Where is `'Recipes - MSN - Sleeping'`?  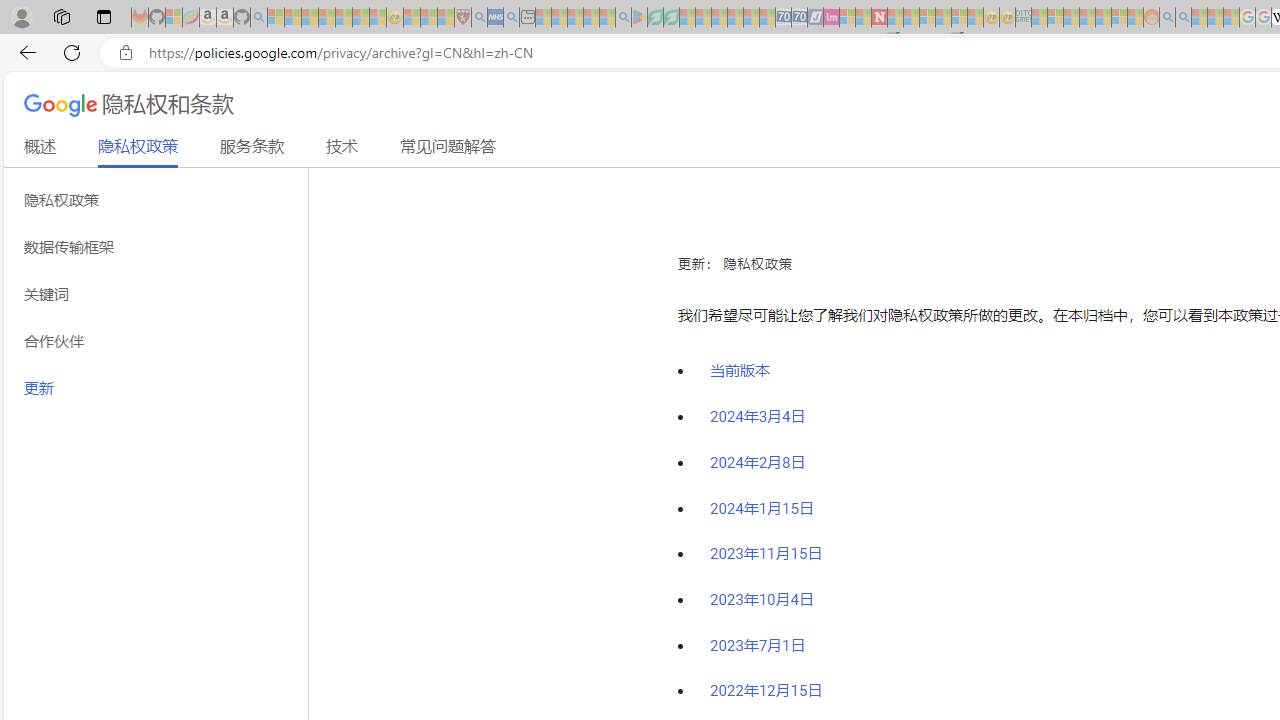
'Recipes - MSN - Sleeping' is located at coordinates (411, 17).